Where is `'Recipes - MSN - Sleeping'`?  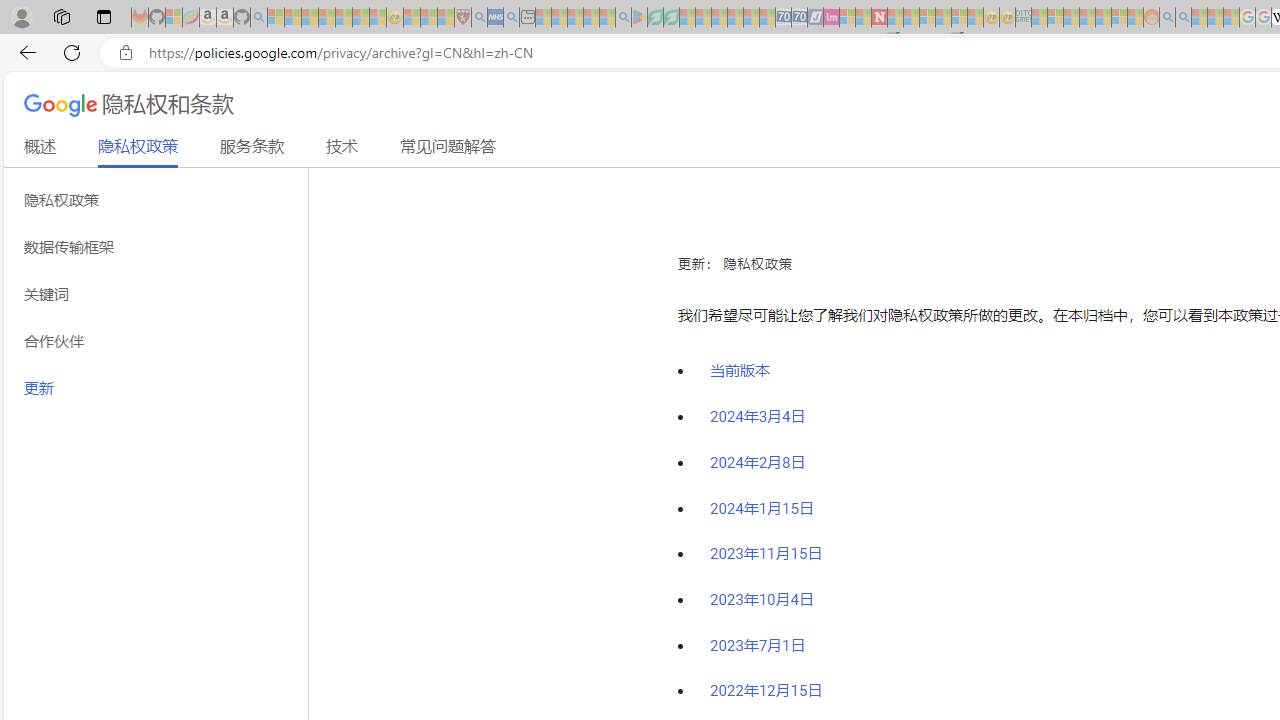
'Recipes - MSN - Sleeping' is located at coordinates (411, 17).